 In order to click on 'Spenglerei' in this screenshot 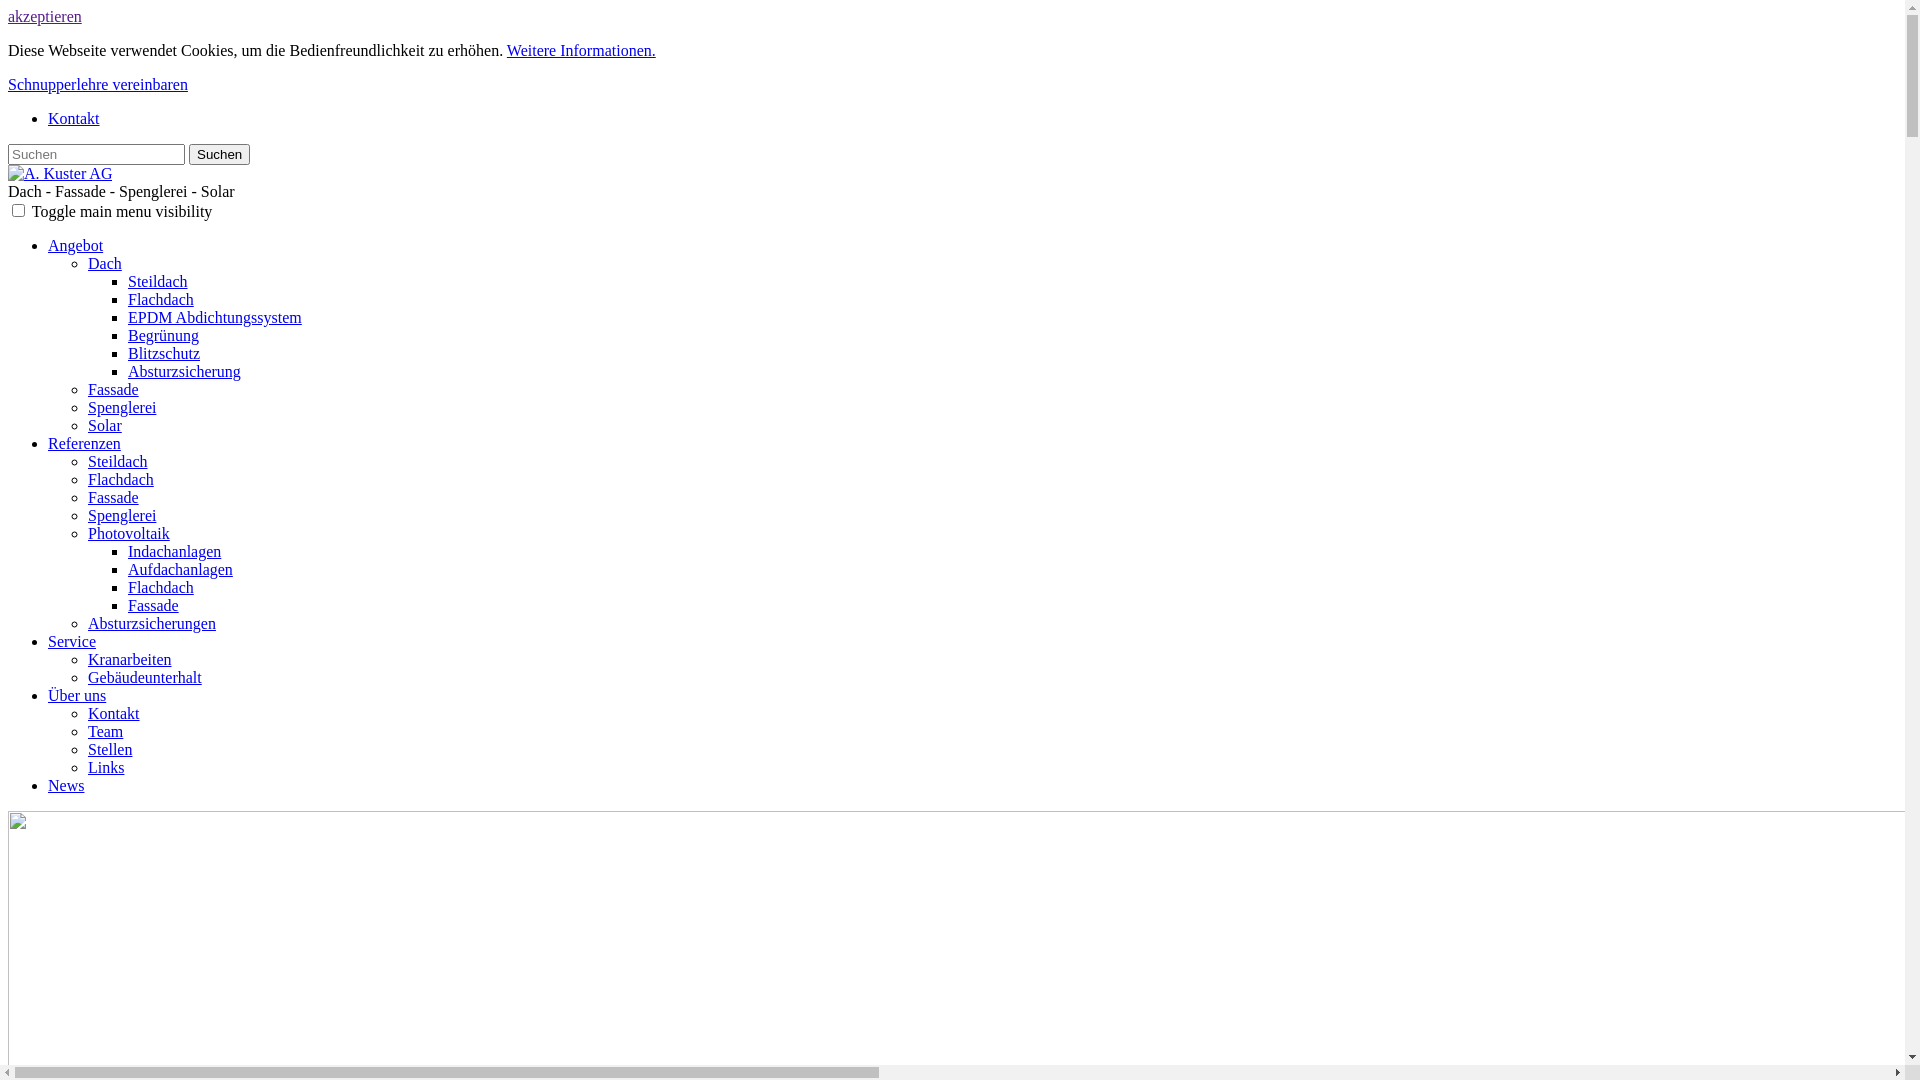, I will do `click(120, 514)`.